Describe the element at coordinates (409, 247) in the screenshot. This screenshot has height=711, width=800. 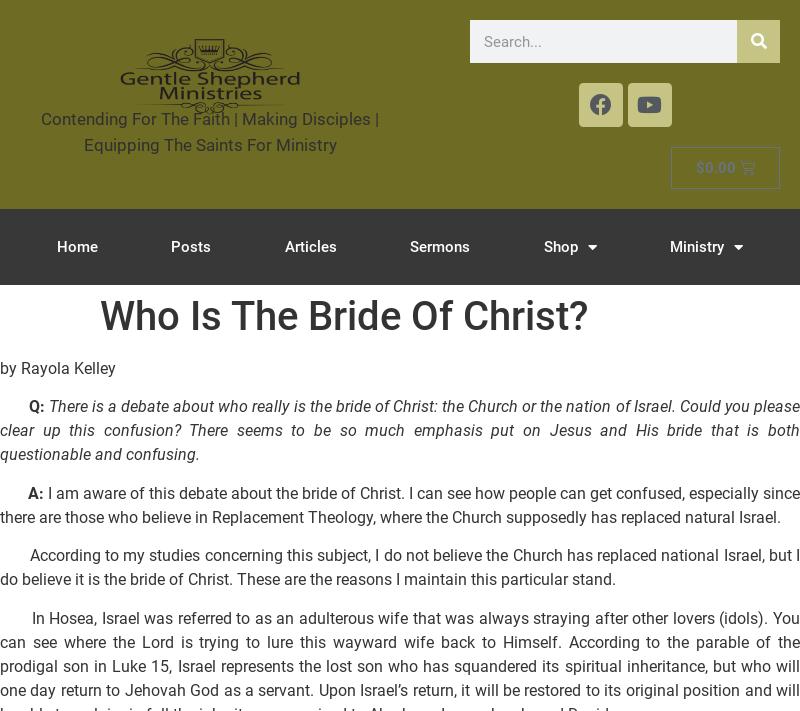
I see `'Sermons'` at that location.